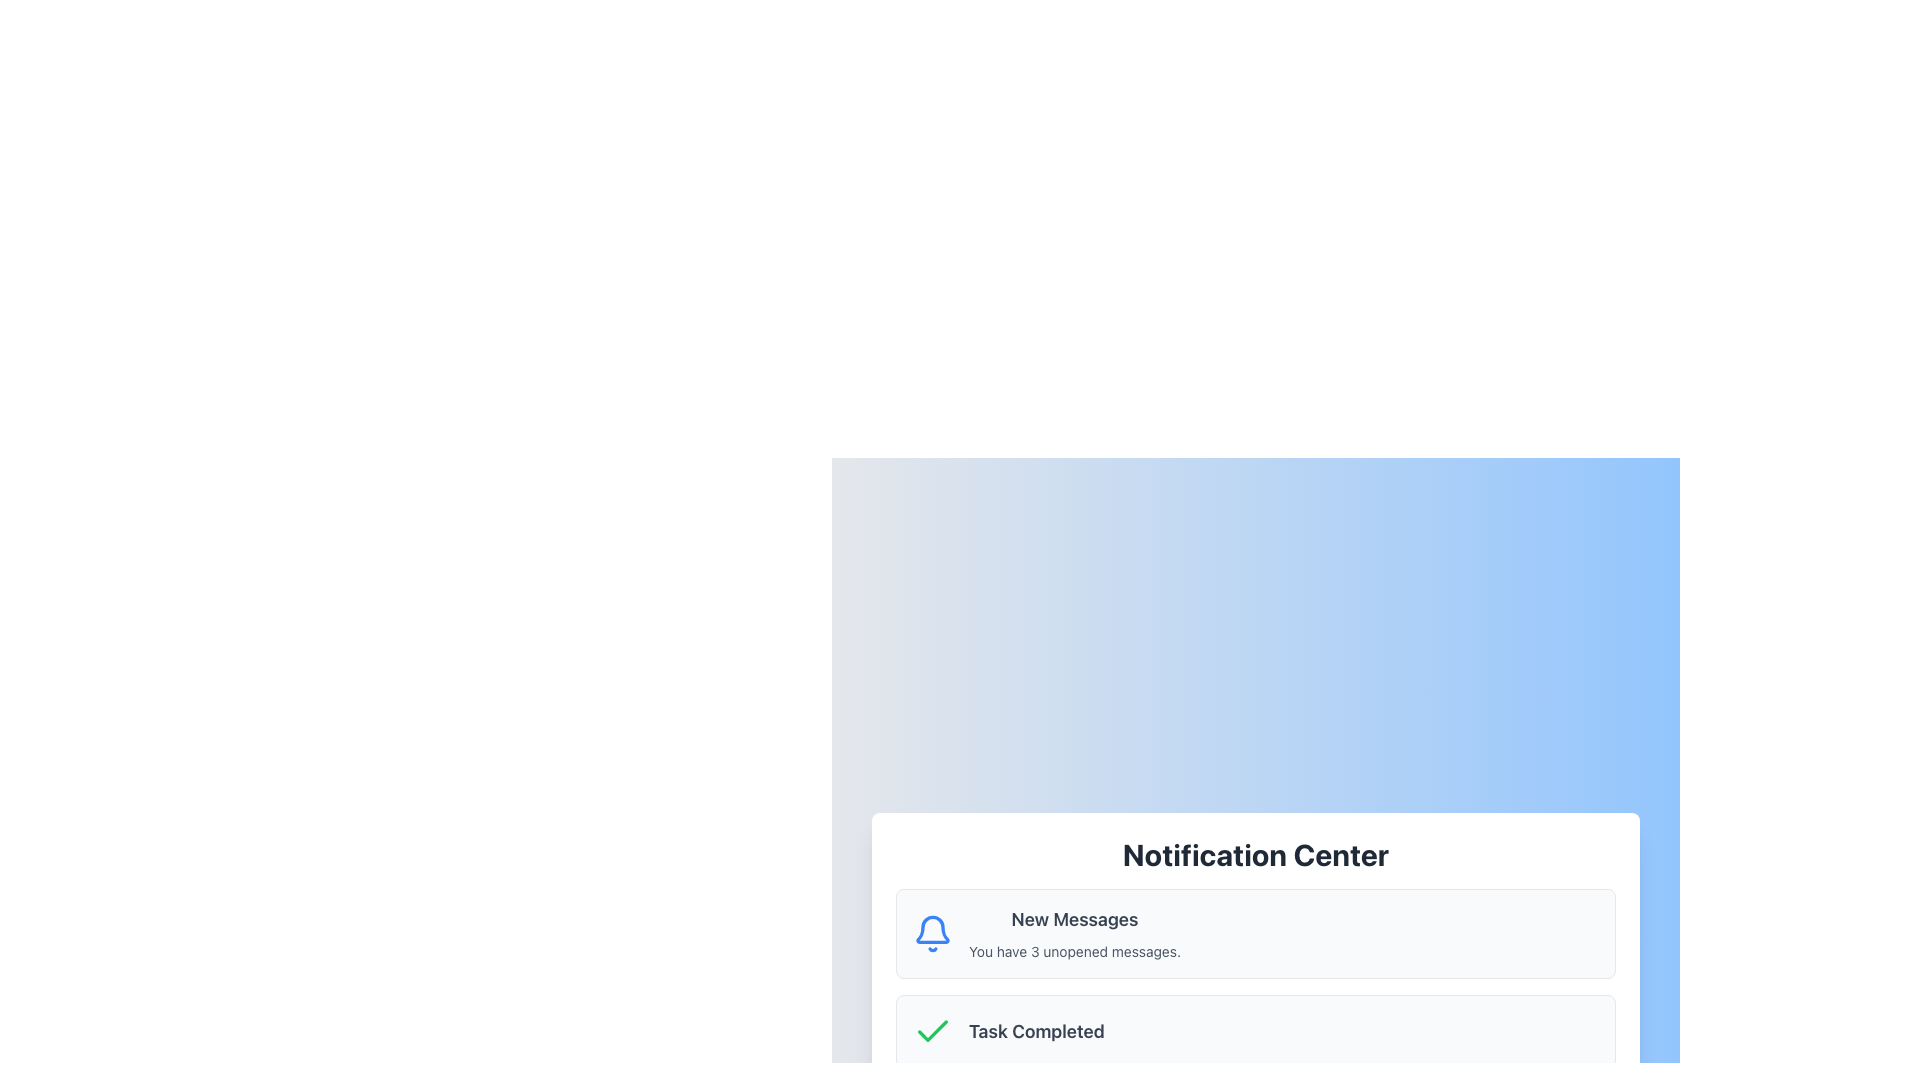 Image resolution: width=1920 pixels, height=1080 pixels. What do you see at coordinates (1036, 1032) in the screenshot?
I see `the text label displaying 'Task Completed' in a bold, gray font, which is part of a notification interface and positioned next to a green checkmark icon` at bounding box center [1036, 1032].